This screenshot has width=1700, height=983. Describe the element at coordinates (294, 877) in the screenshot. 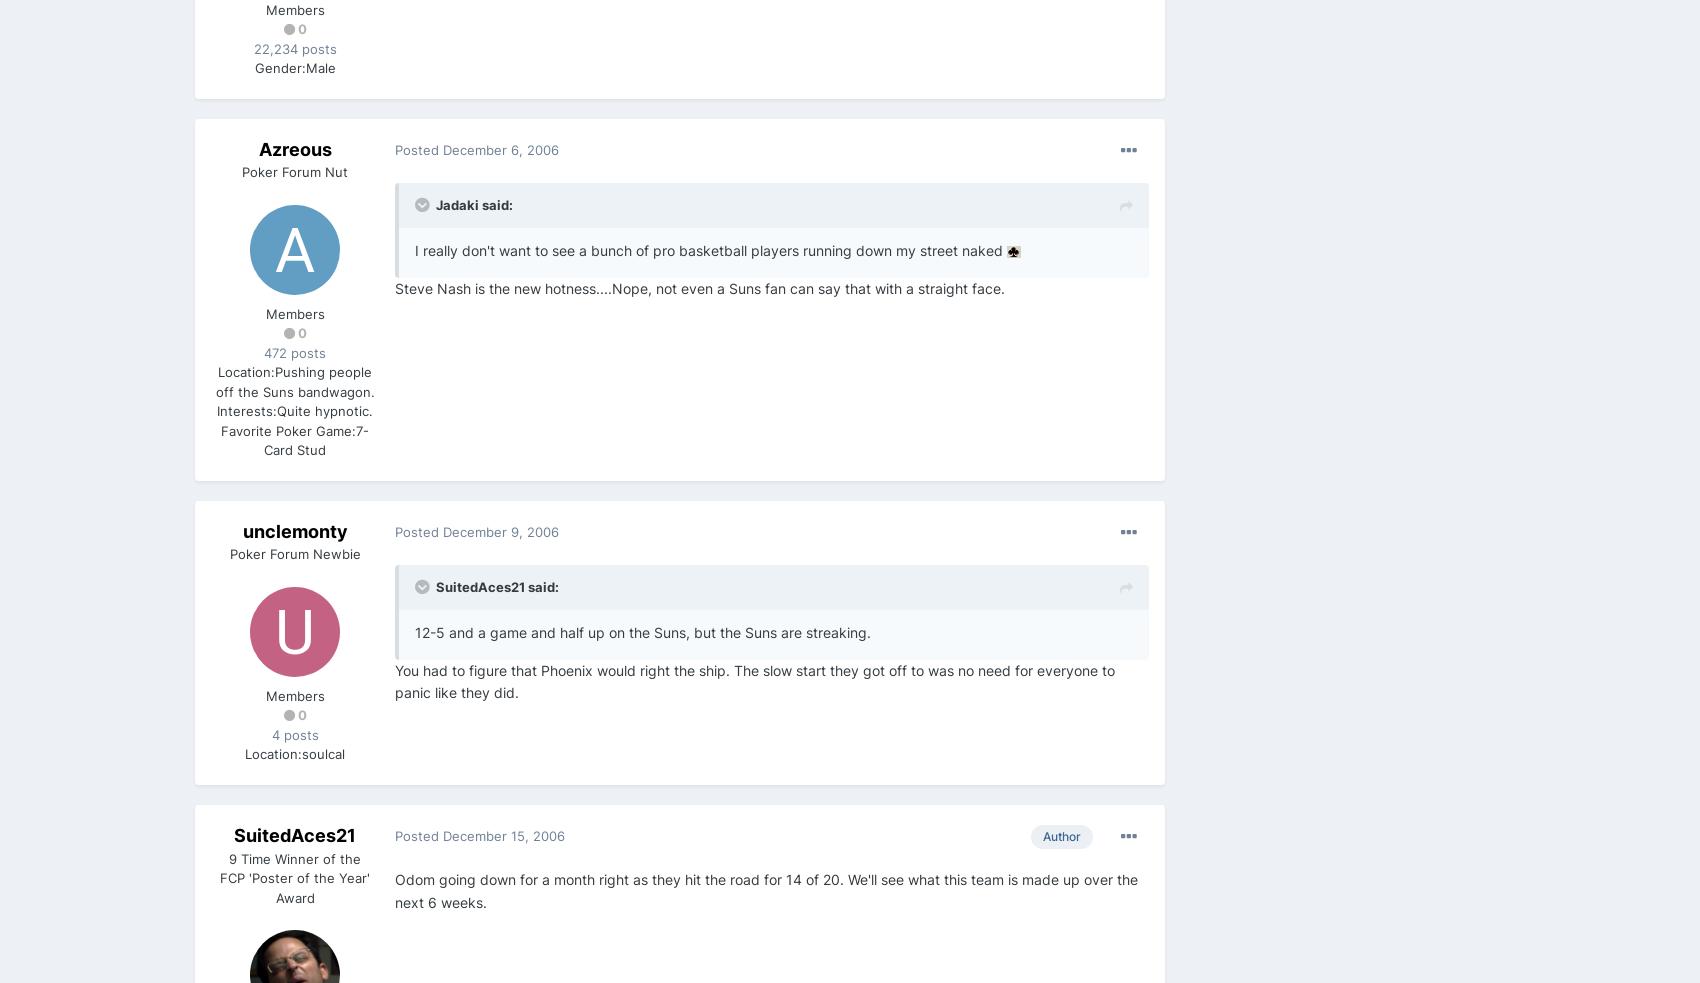

I see `'9 Time Winner of the FCP 'Poster of the Year' Award'` at that location.